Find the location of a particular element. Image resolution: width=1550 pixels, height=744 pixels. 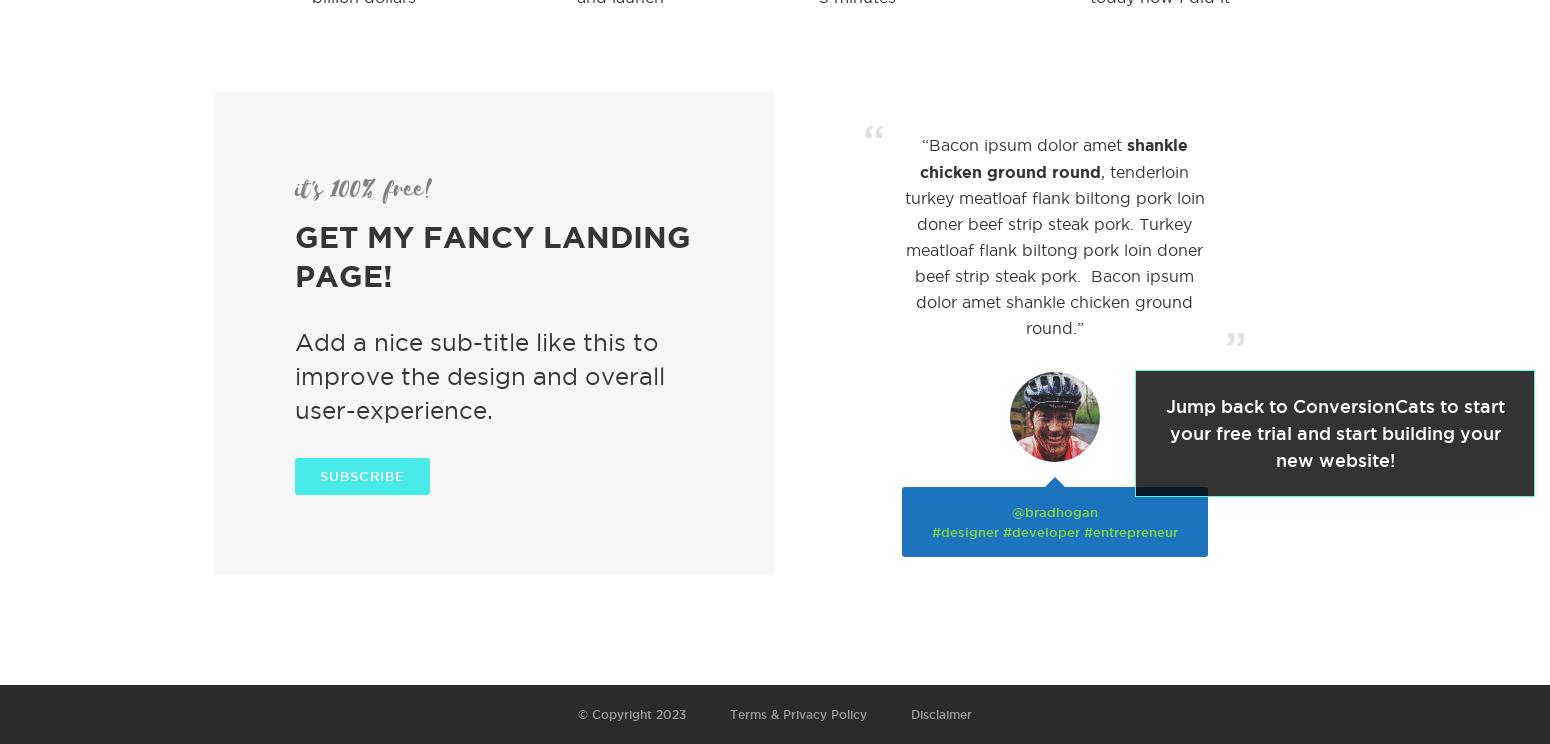

'Terms & Privacy Policy' is located at coordinates (797, 713).